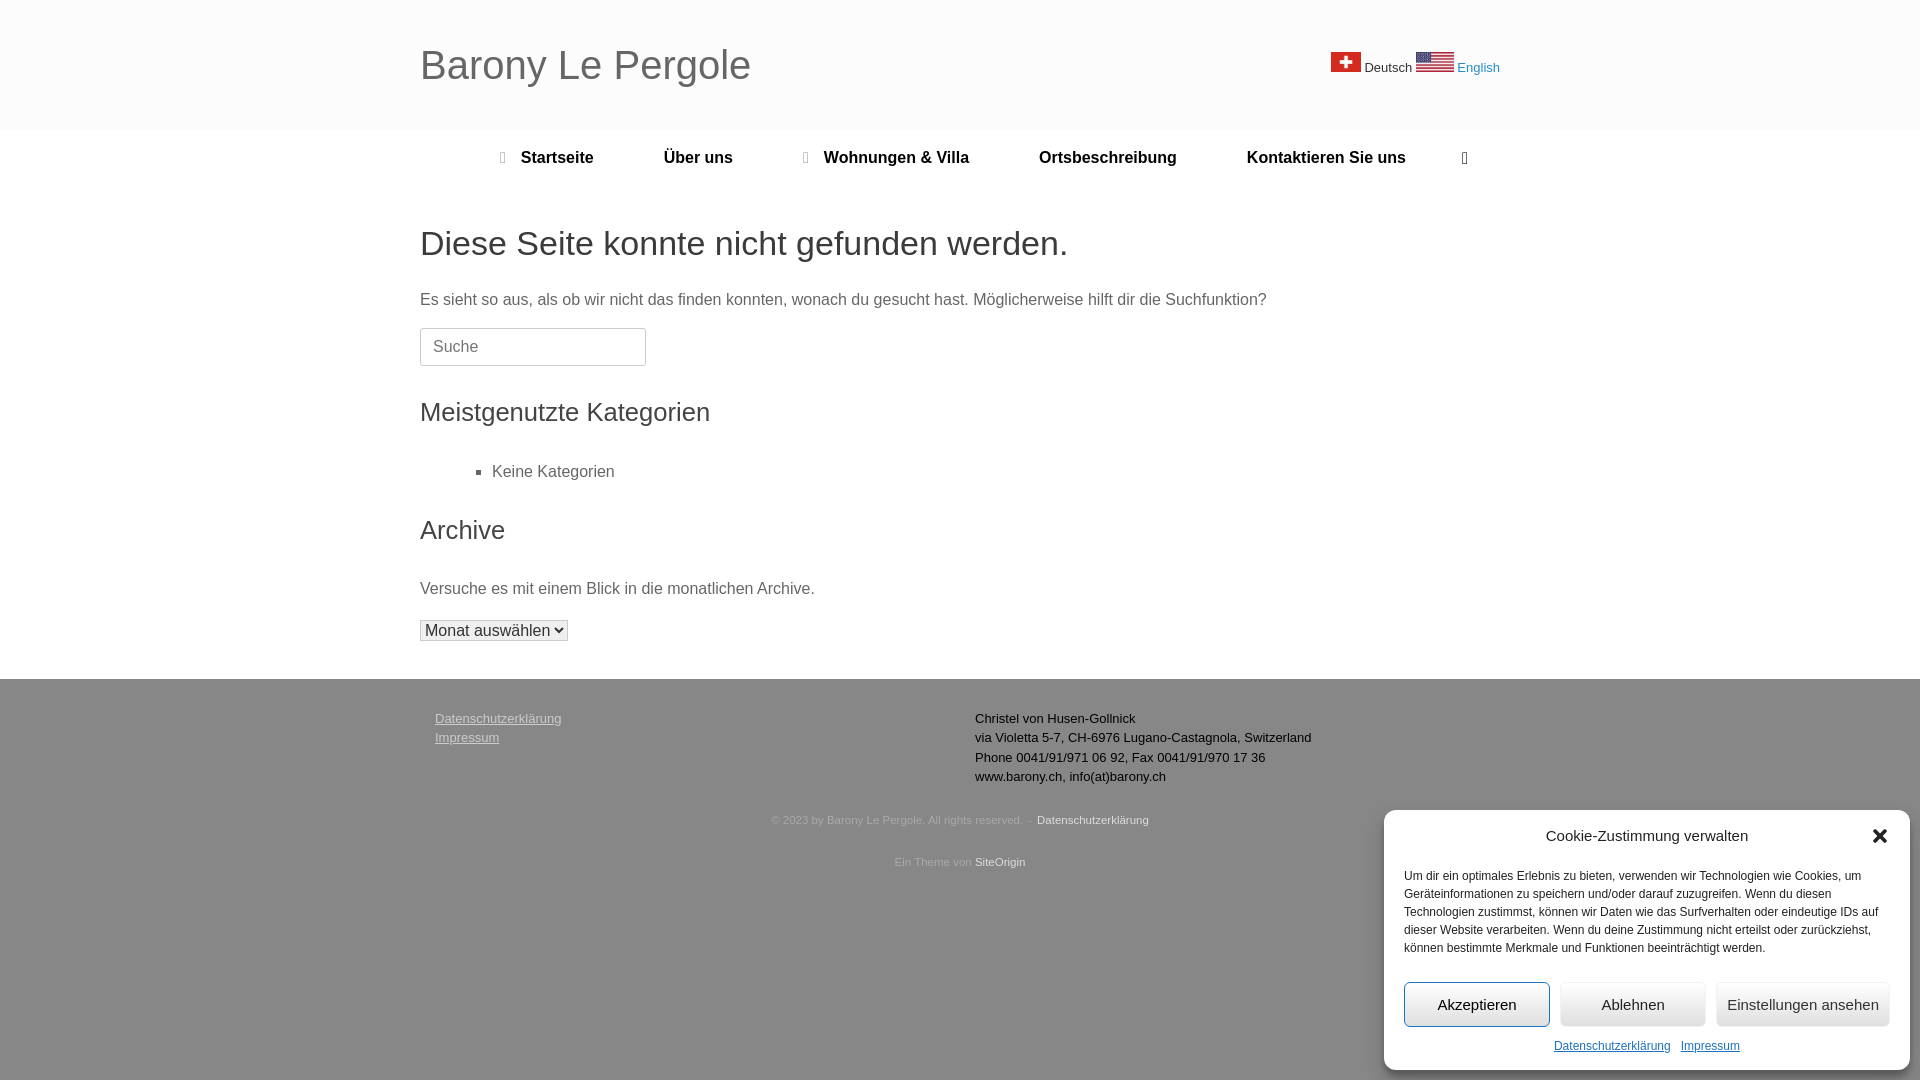 This screenshot has height=1080, width=1920. What do you see at coordinates (1632, 1004) in the screenshot?
I see `'Ablehnen'` at bounding box center [1632, 1004].